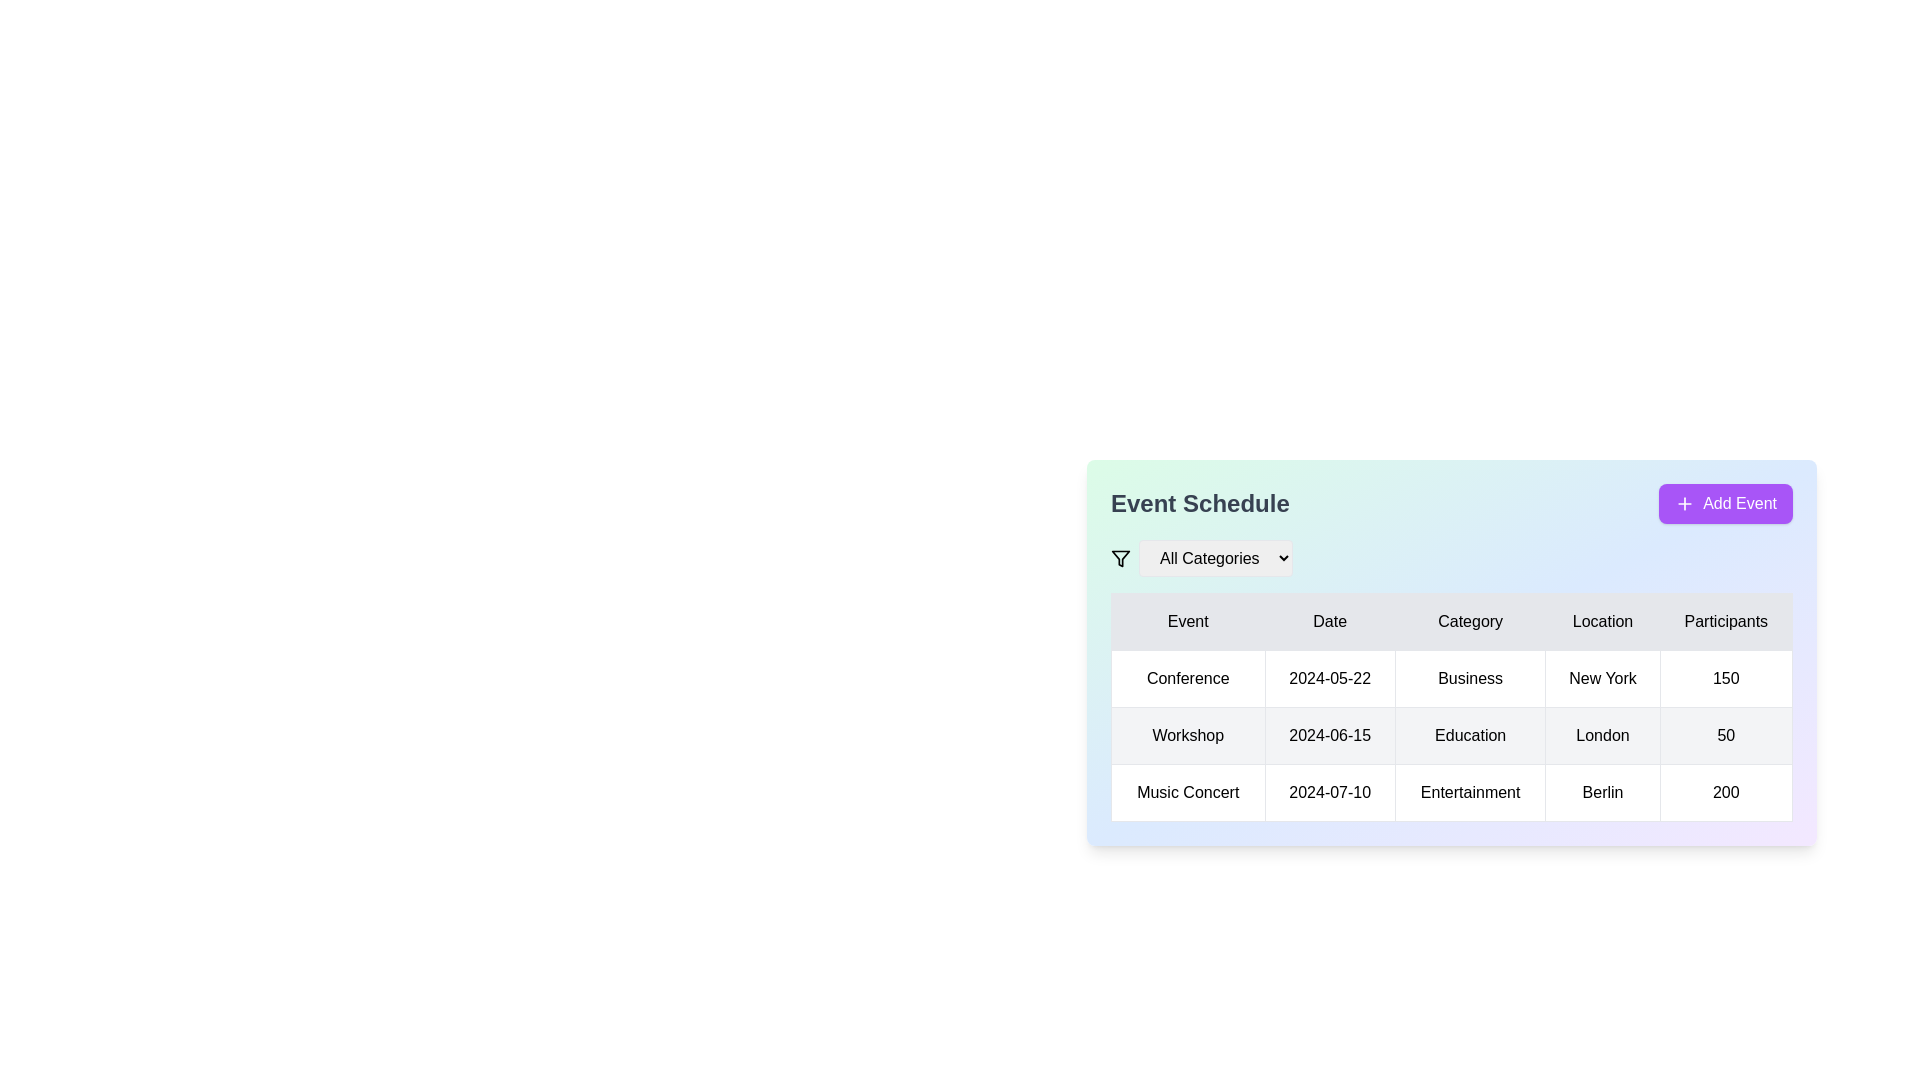 The width and height of the screenshot is (1920, 1080). I want to click on the dropdown menu located in the top-left corner of the event schedule section's header, so click(1200, 558).